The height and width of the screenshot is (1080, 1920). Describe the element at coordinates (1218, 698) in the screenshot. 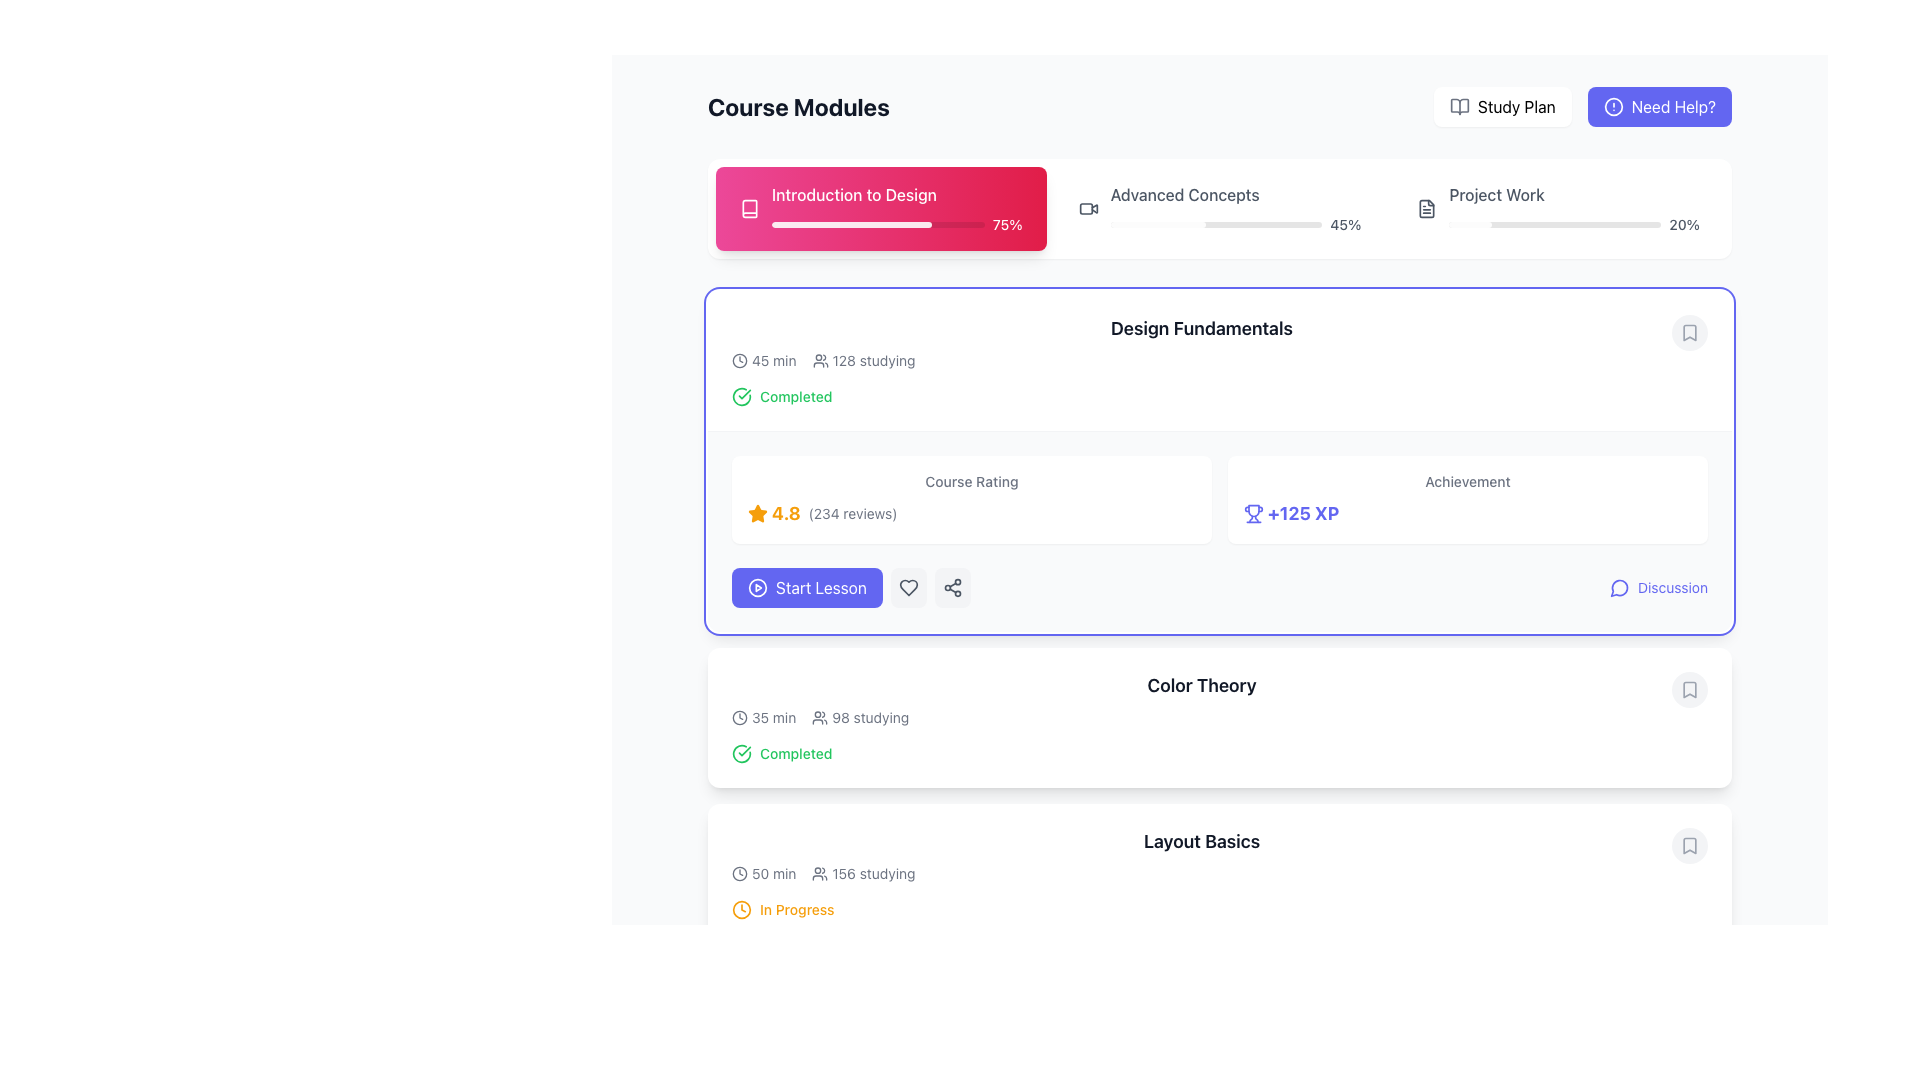

I see `the 'Color Theory' course module summary item` at that location.